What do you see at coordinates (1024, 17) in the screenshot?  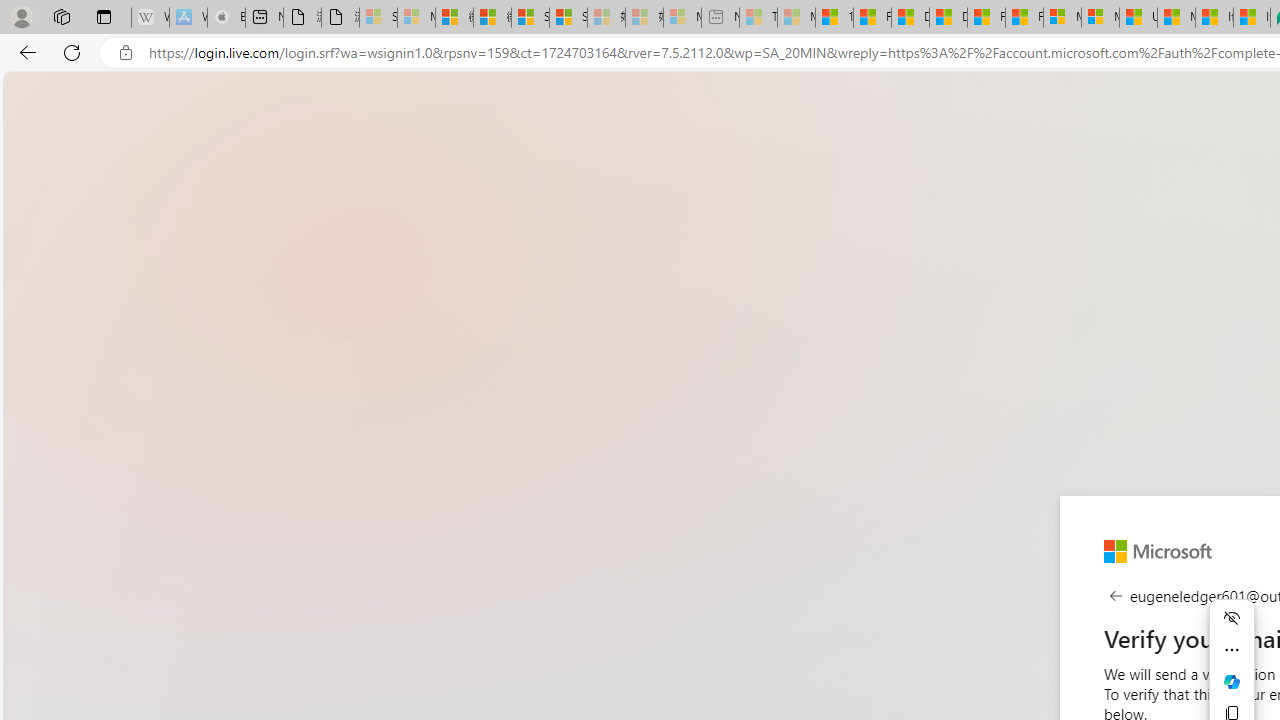 I see `'Foo BAR | Trusted Community Engagement and Contributions'` at bounding box center [1024, 17].